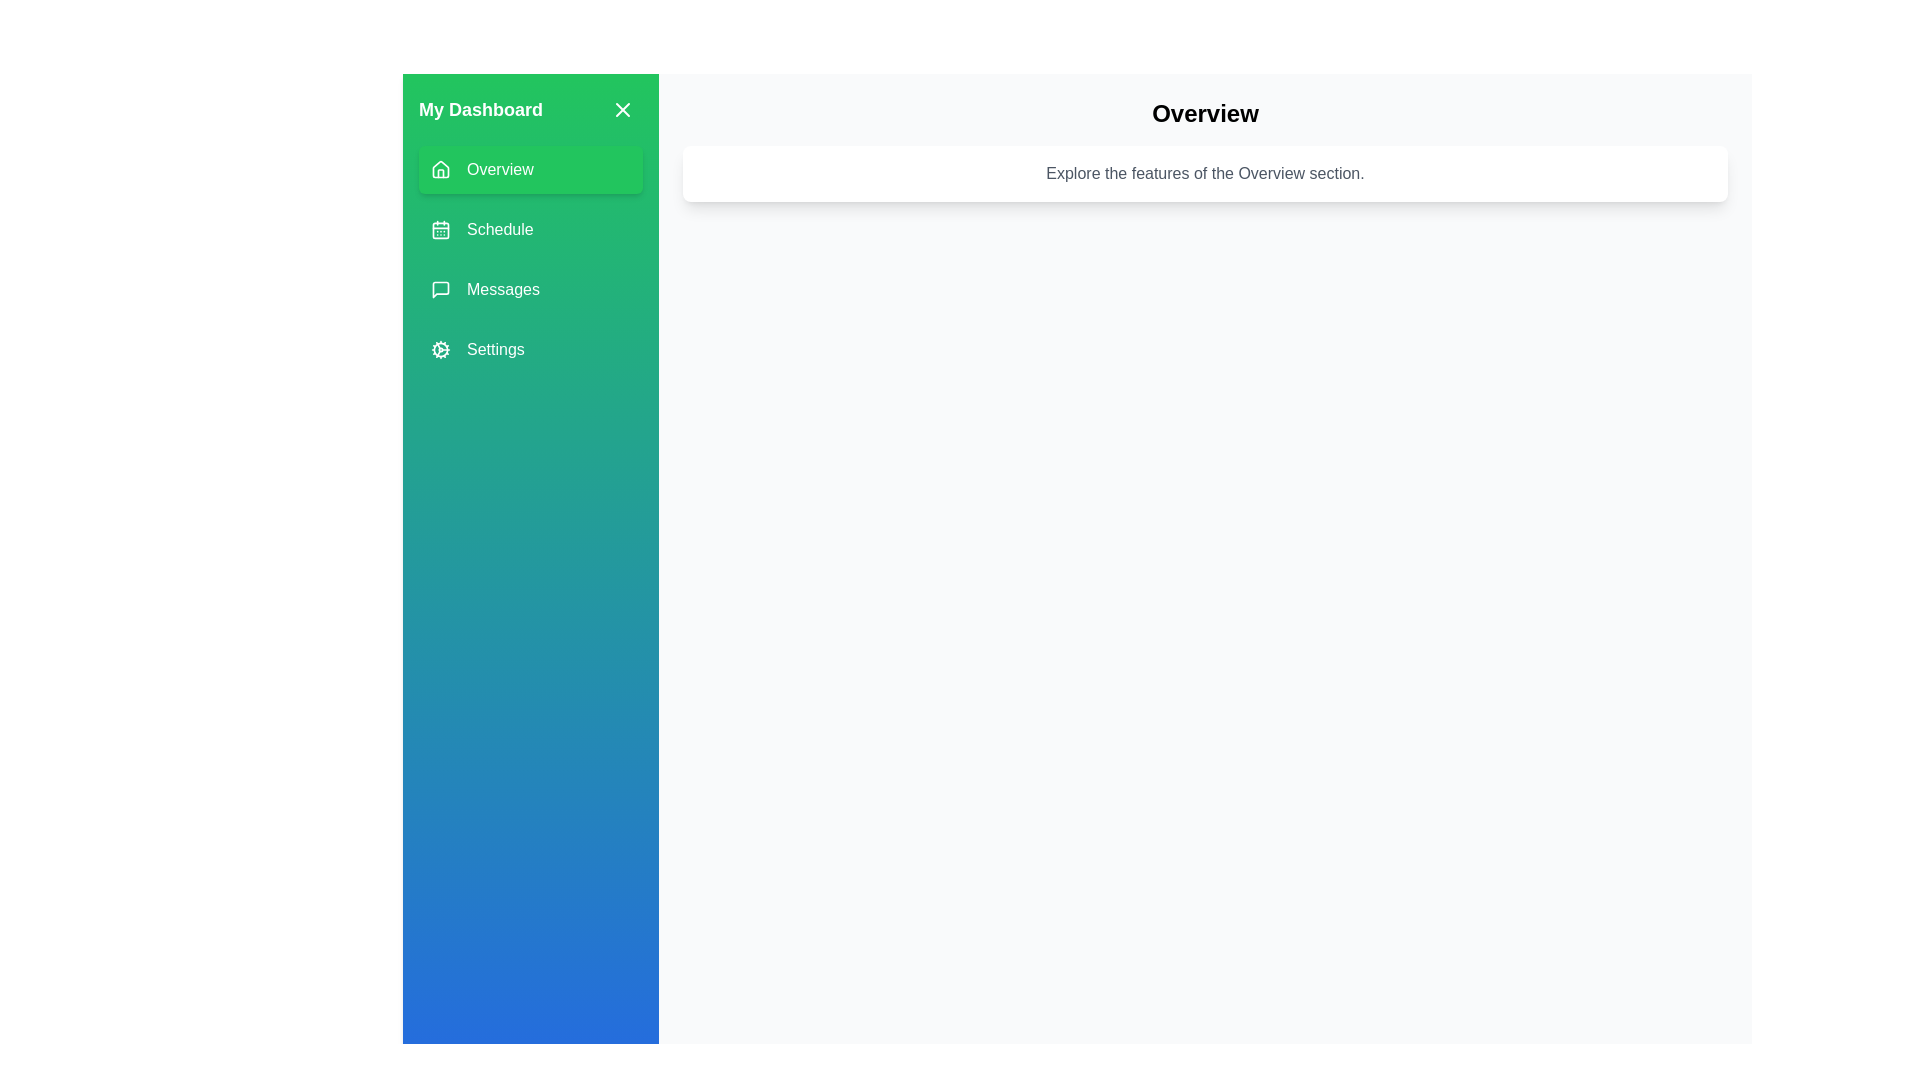 The width and height of the screenshot is (1920, 1080). I want to click on the menu item Overview to observe its hover effect, so click(531, 168).